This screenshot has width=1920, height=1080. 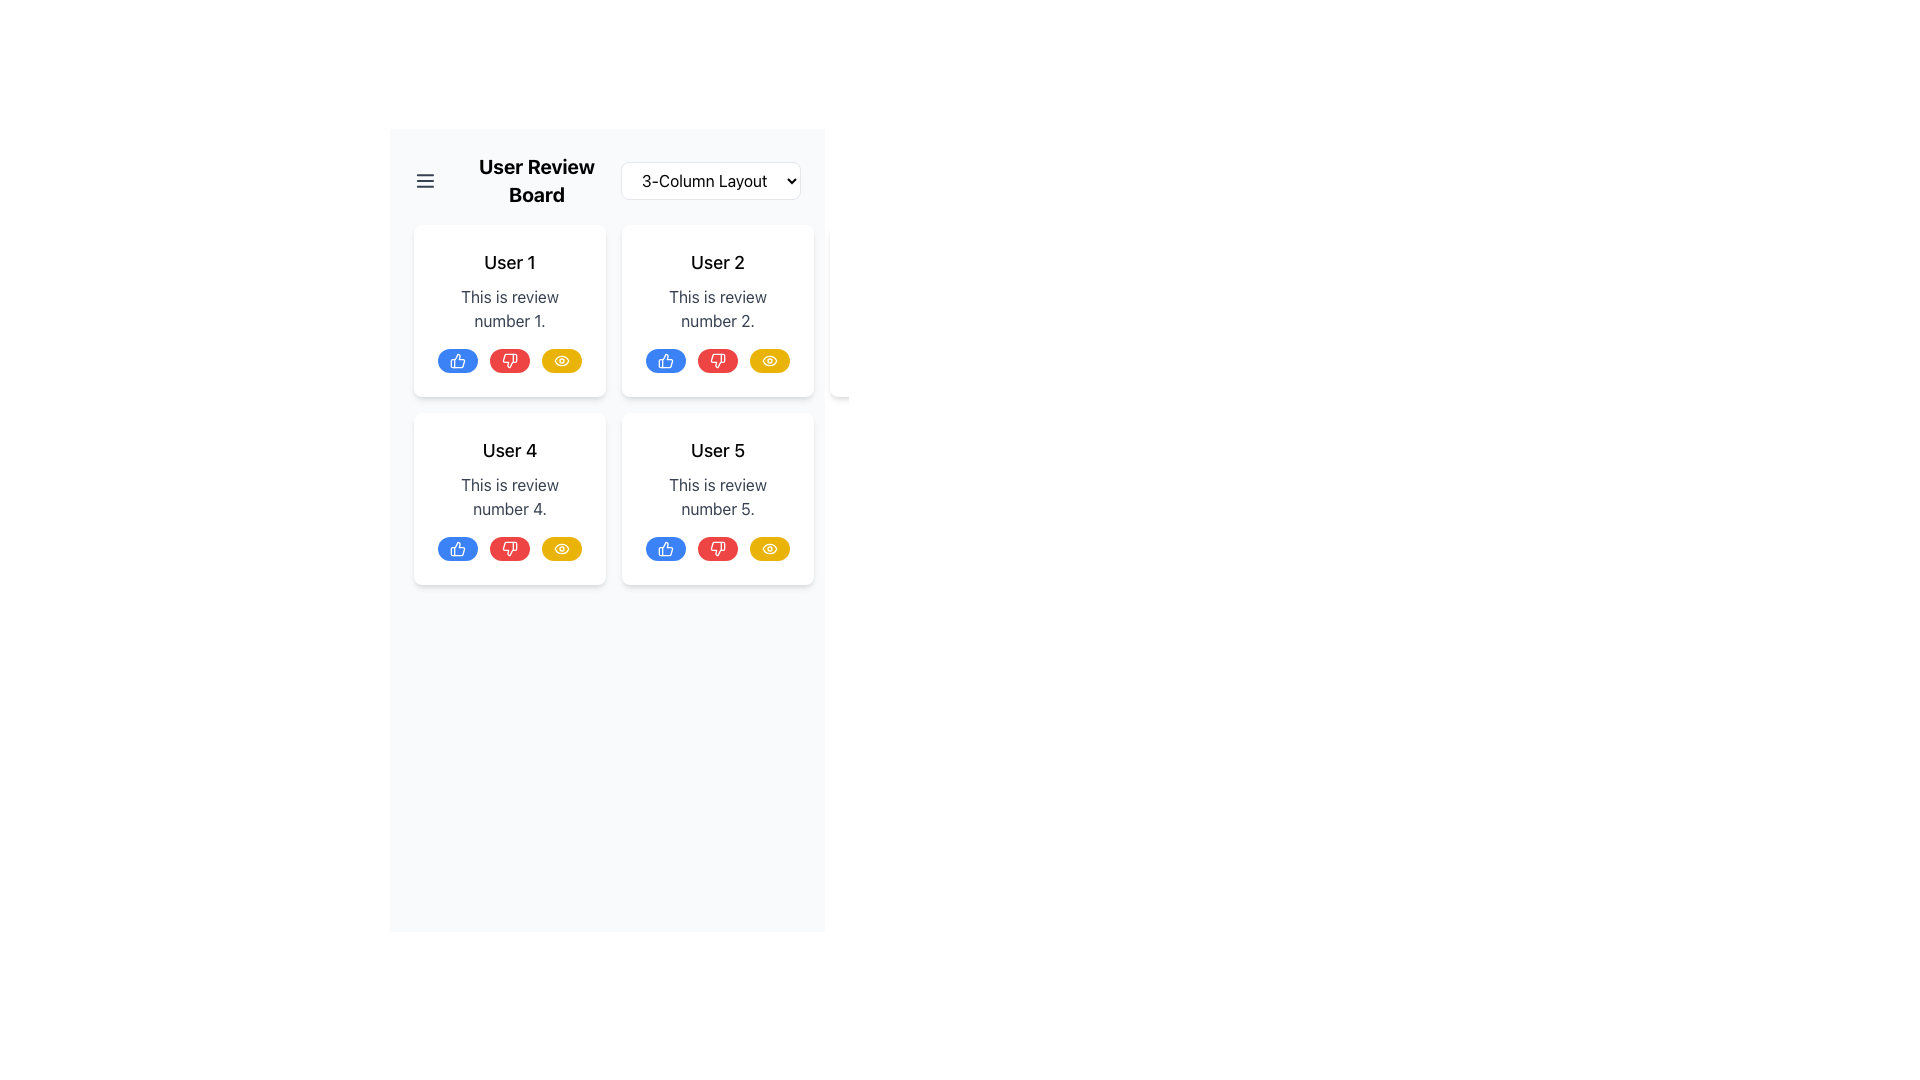 What do you see at coordinates (424, 181) in the screenshot?
I see `the menu icon, represented by three horizontal lines stacked vertically, located at the top-left corner of the interface near 'User Review Board'` at bounding box center [424, 181].